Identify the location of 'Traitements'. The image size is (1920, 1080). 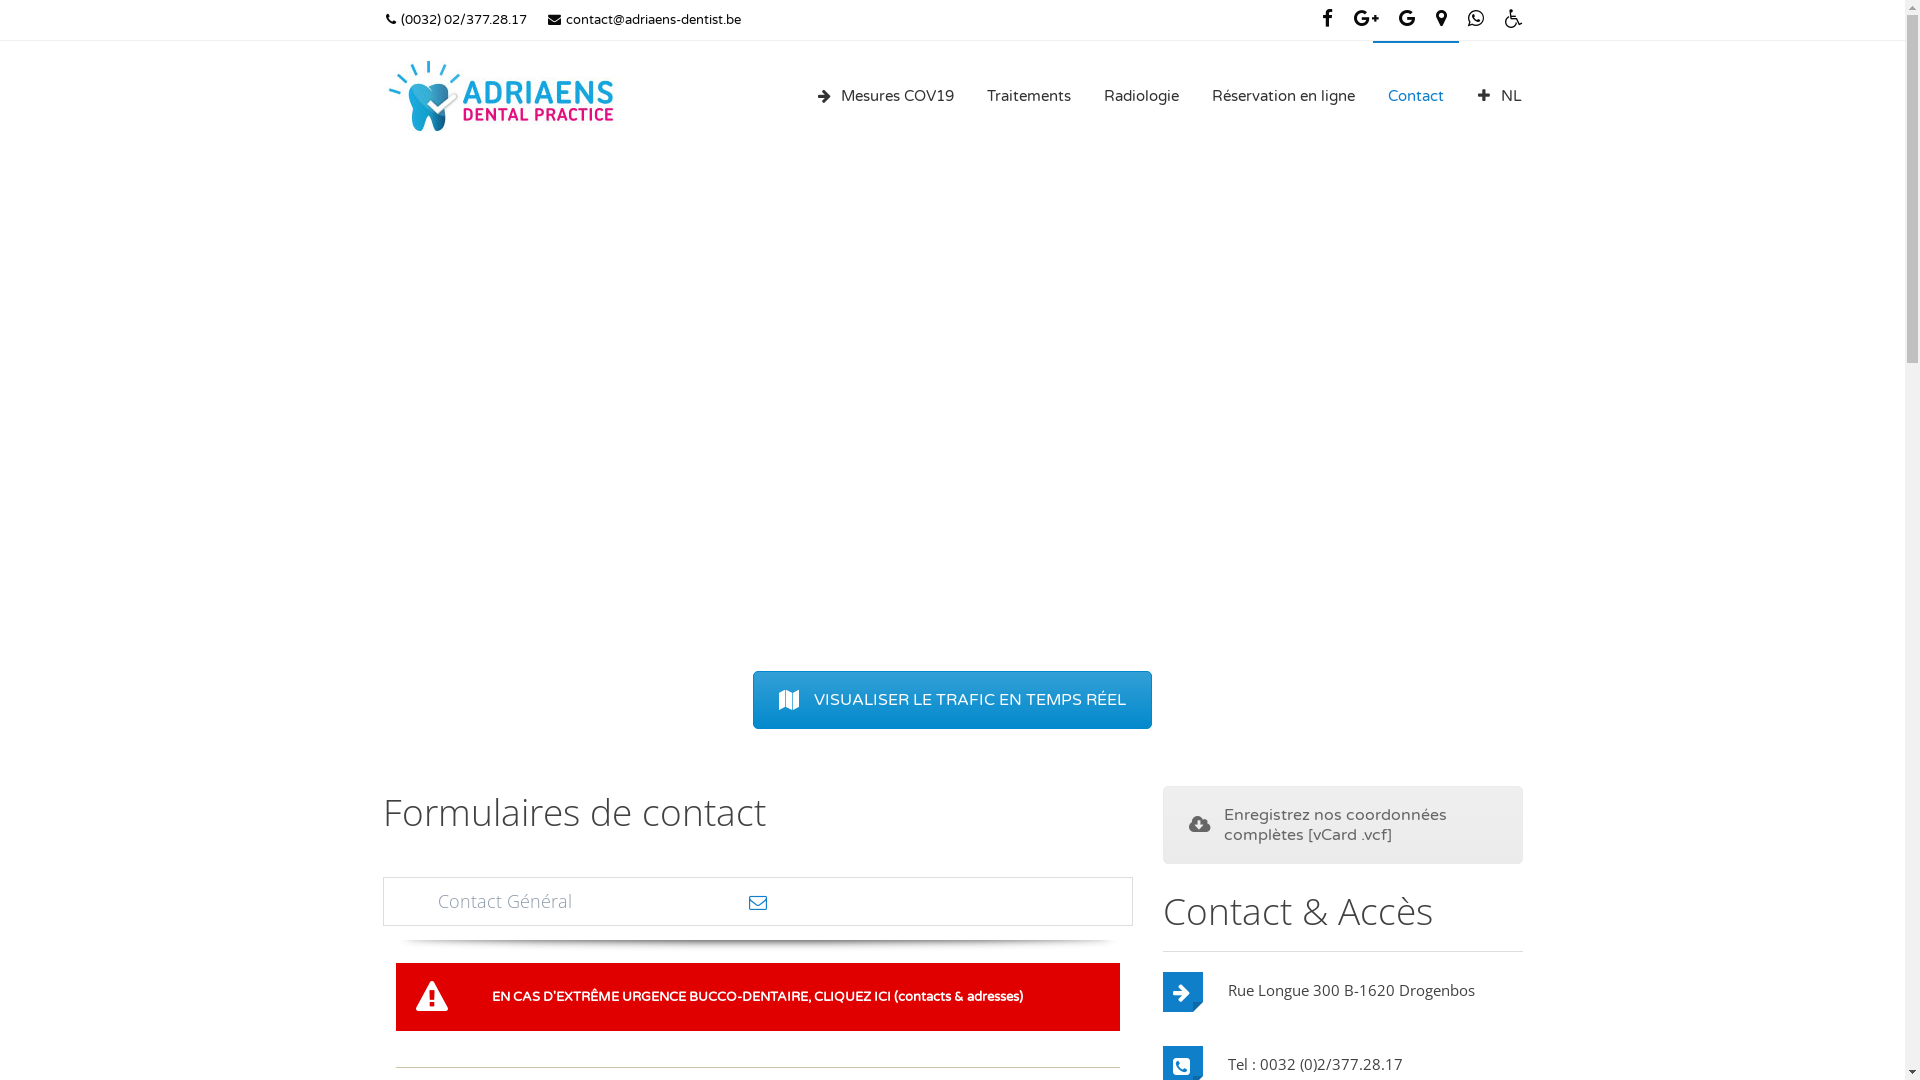
(1028, 96).